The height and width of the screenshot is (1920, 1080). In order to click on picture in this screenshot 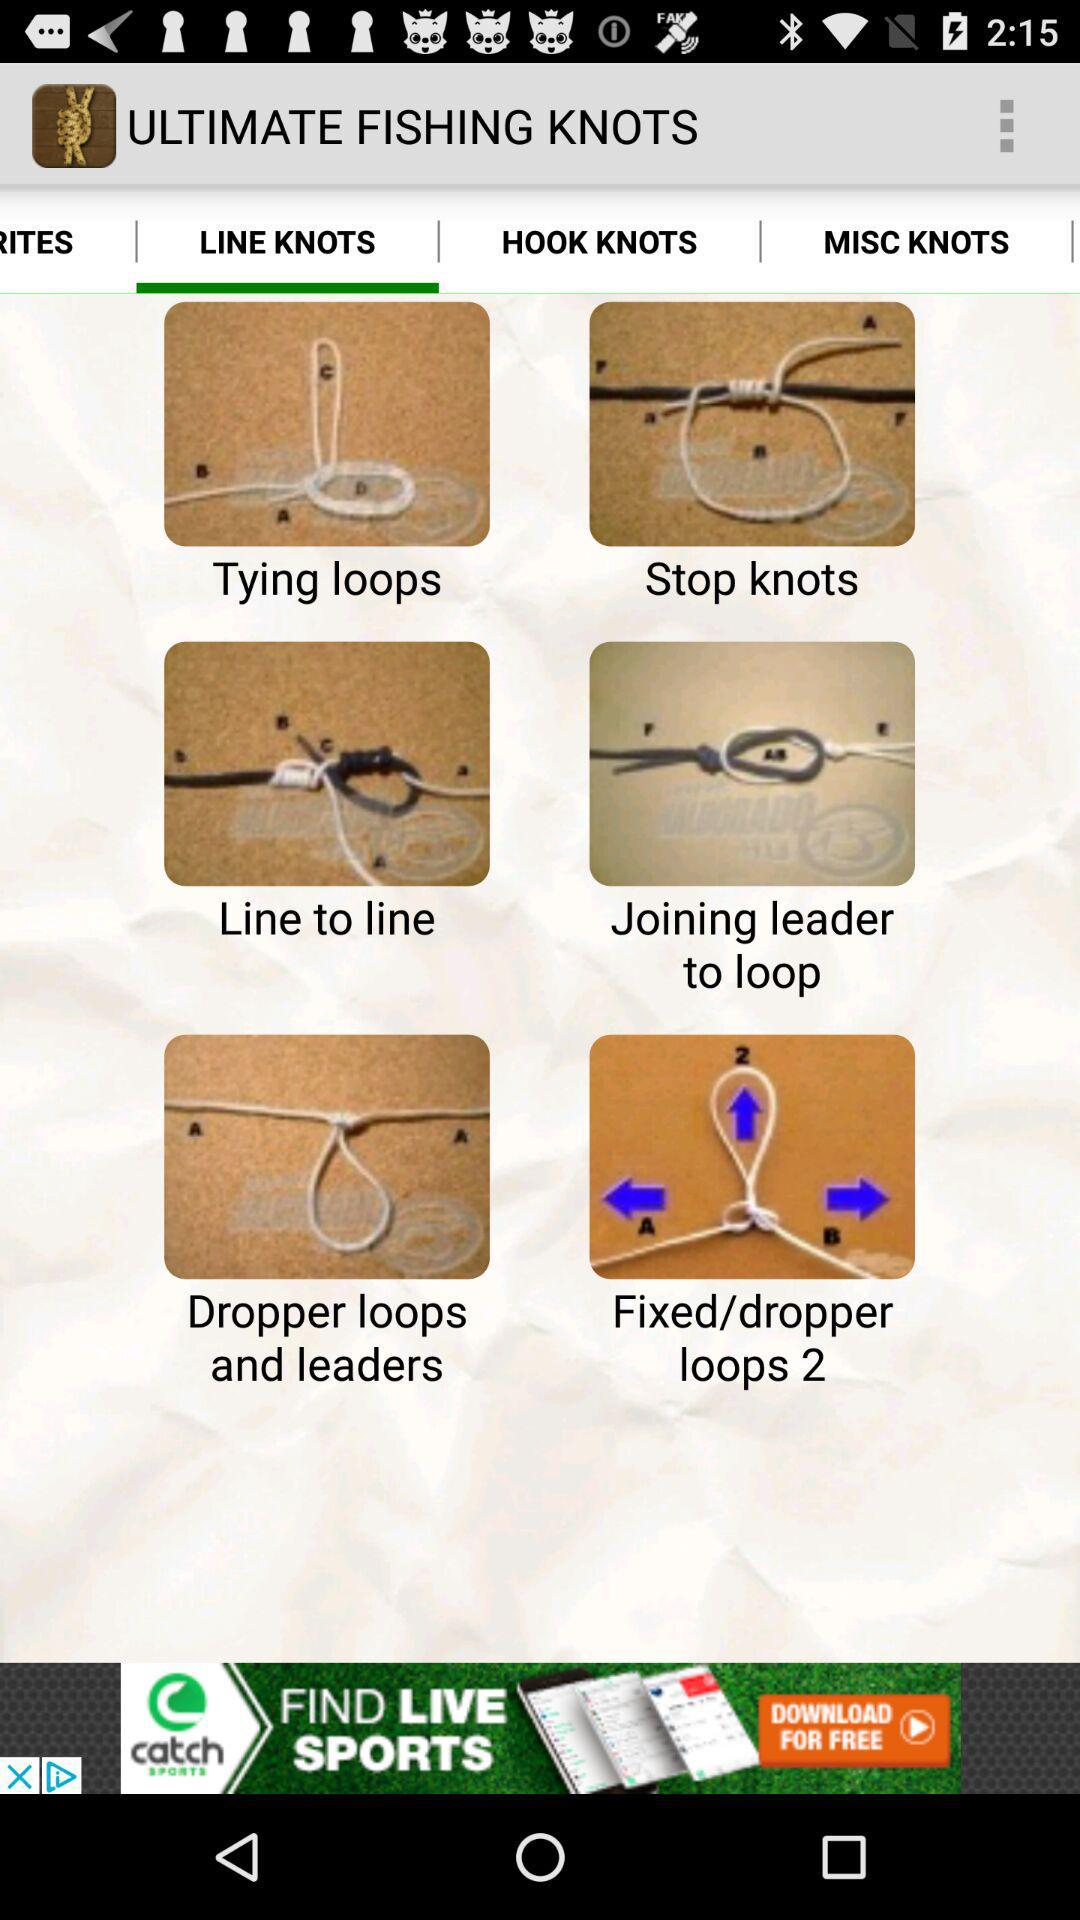, I will do `click(326, 762)`.